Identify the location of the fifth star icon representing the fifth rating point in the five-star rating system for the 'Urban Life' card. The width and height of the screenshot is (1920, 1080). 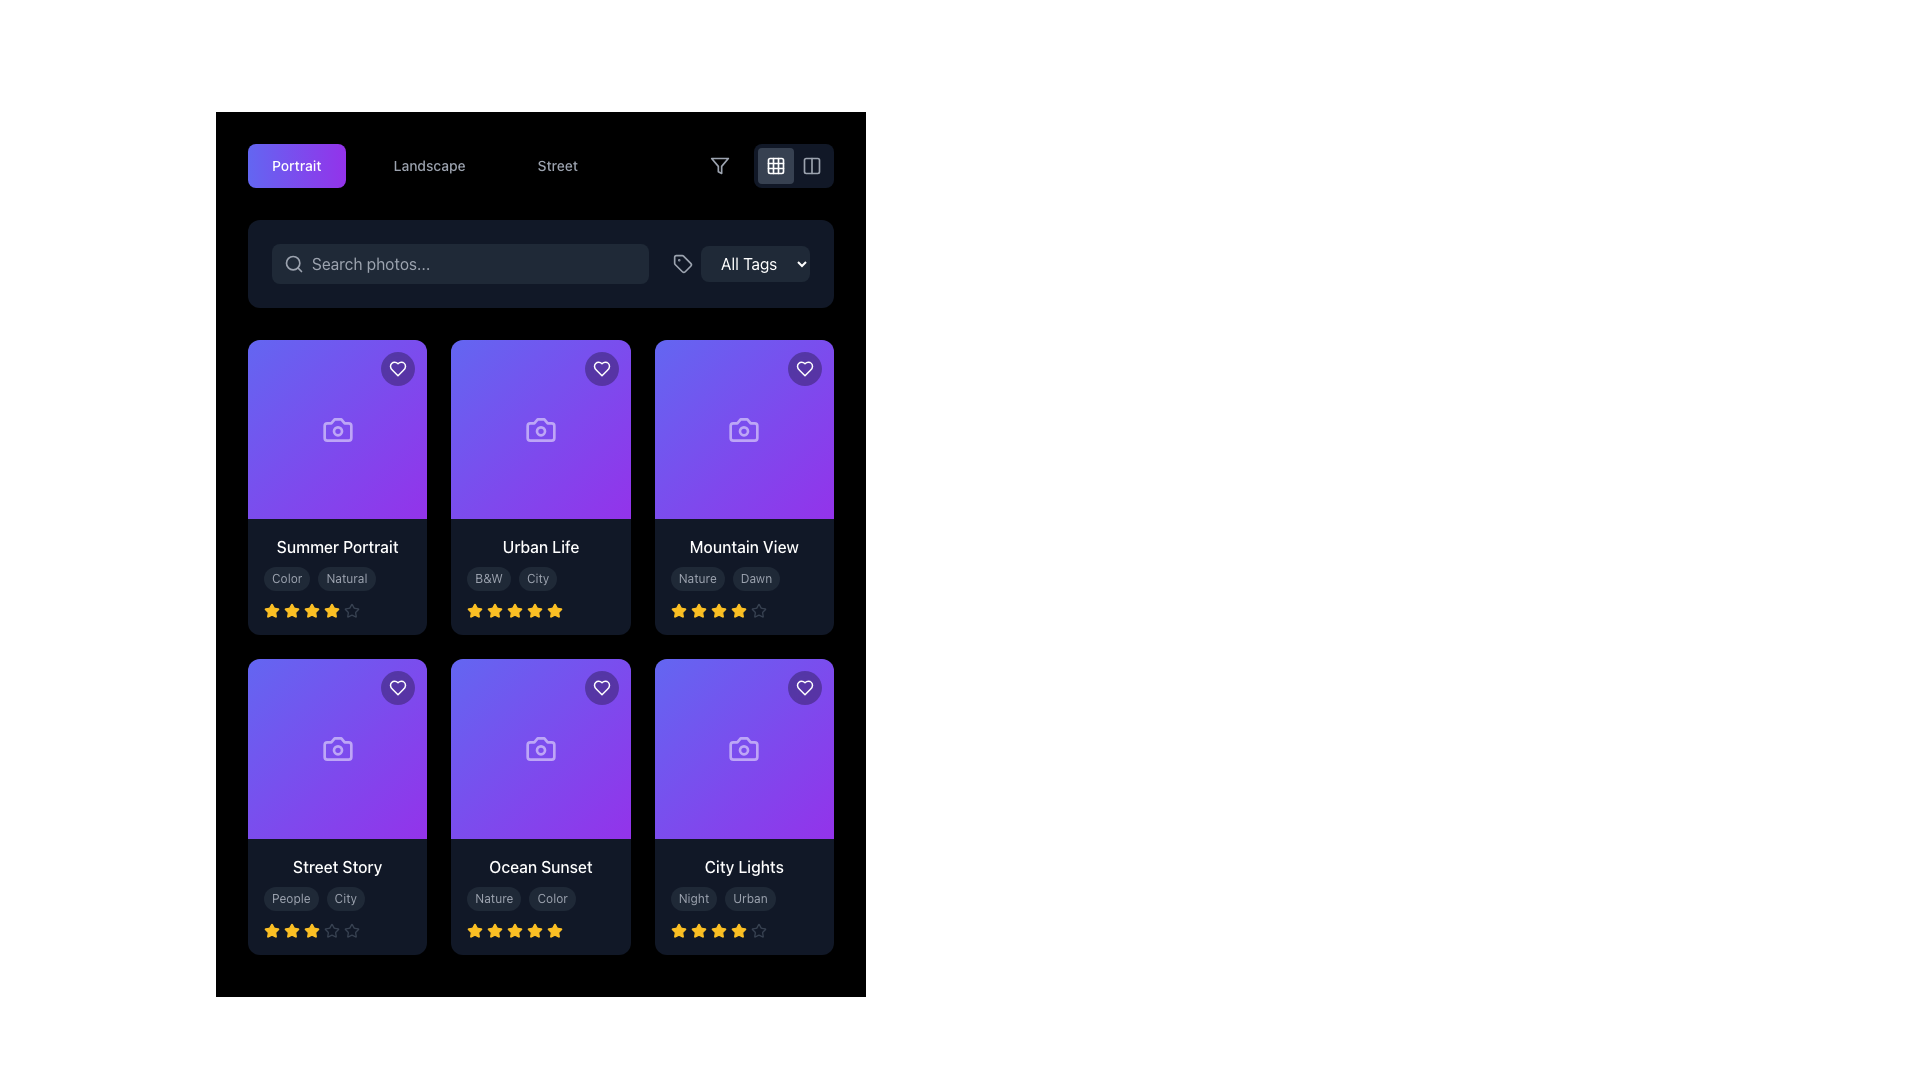
(535, 610).